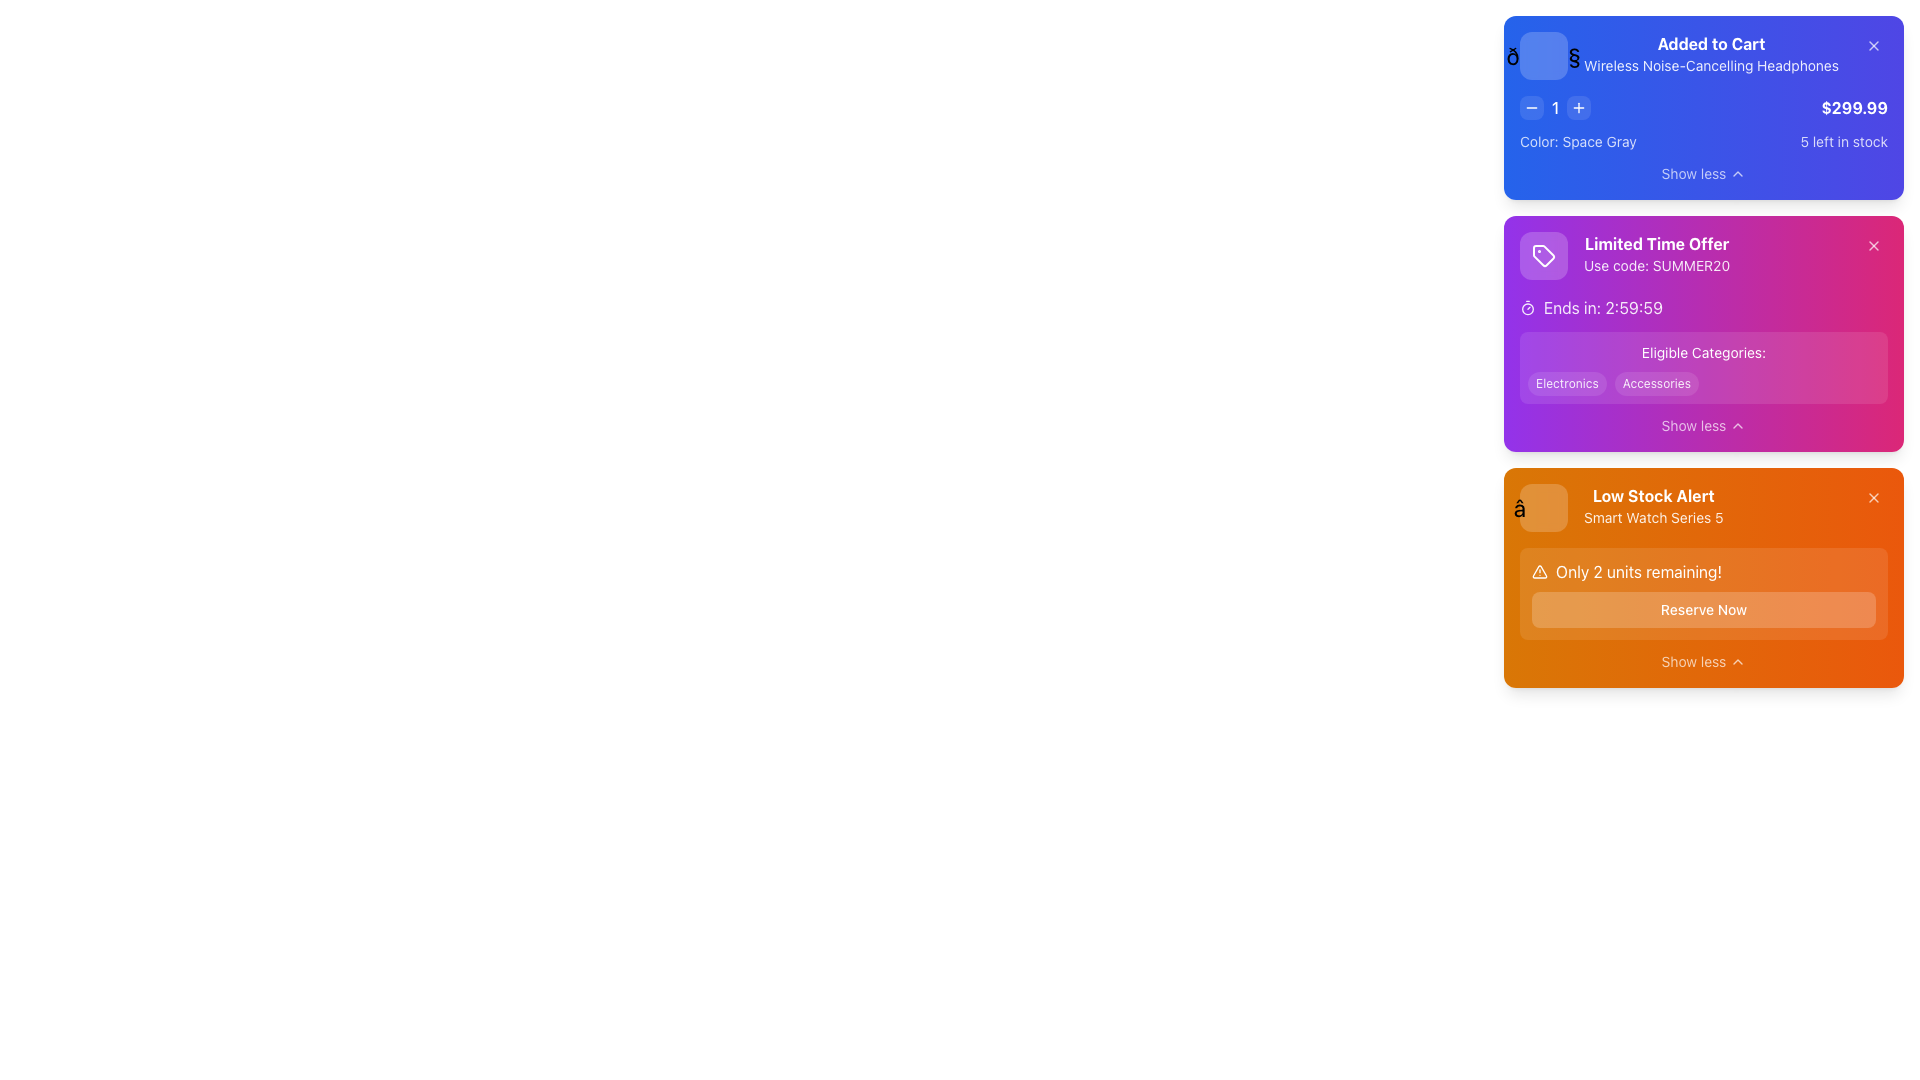 The width and height of the screenshot is (1920, 1080). I want to click on the circular button with an 'X' icon in the top-right corner of the 'Added to Cart' notification card, so click(1872, 45).